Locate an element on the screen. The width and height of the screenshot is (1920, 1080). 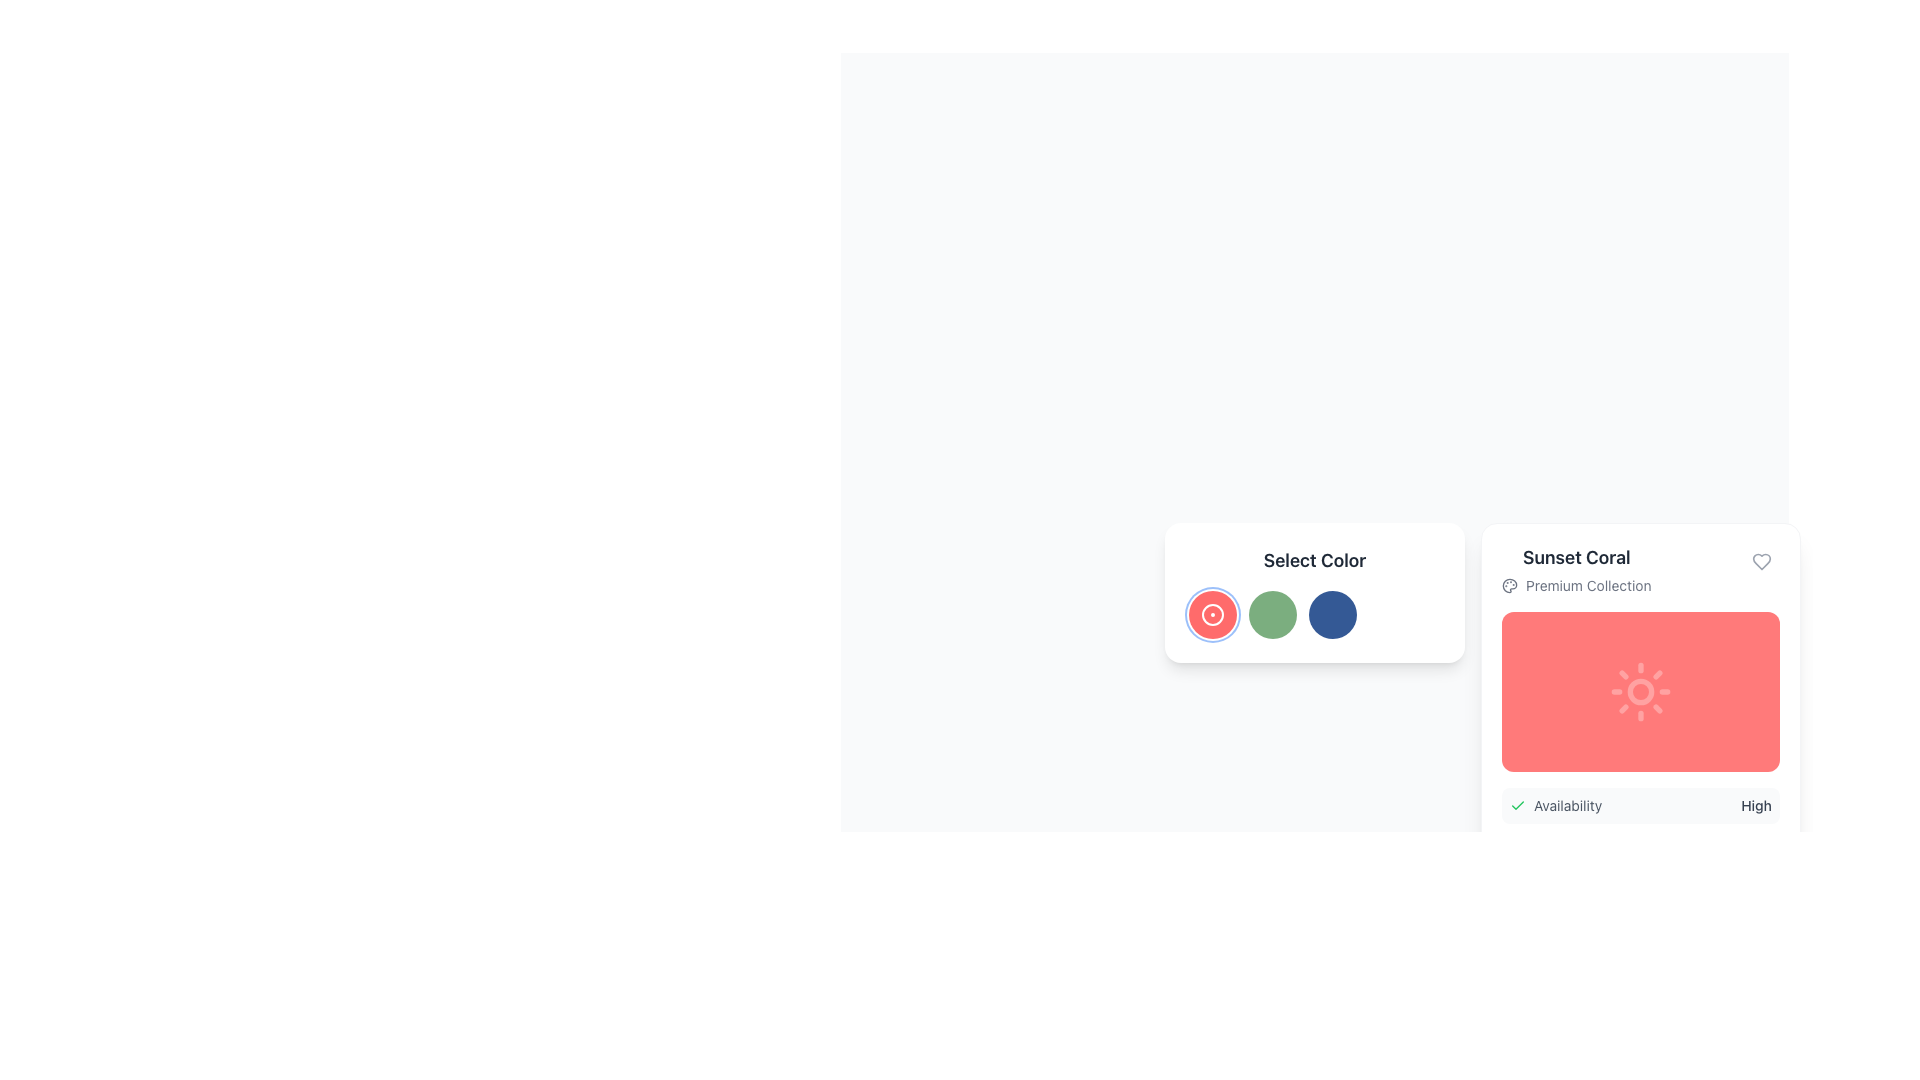
the third circle button for selecting the color blue, located under the label 'Select Color' is located at coordinates (1315, 592).